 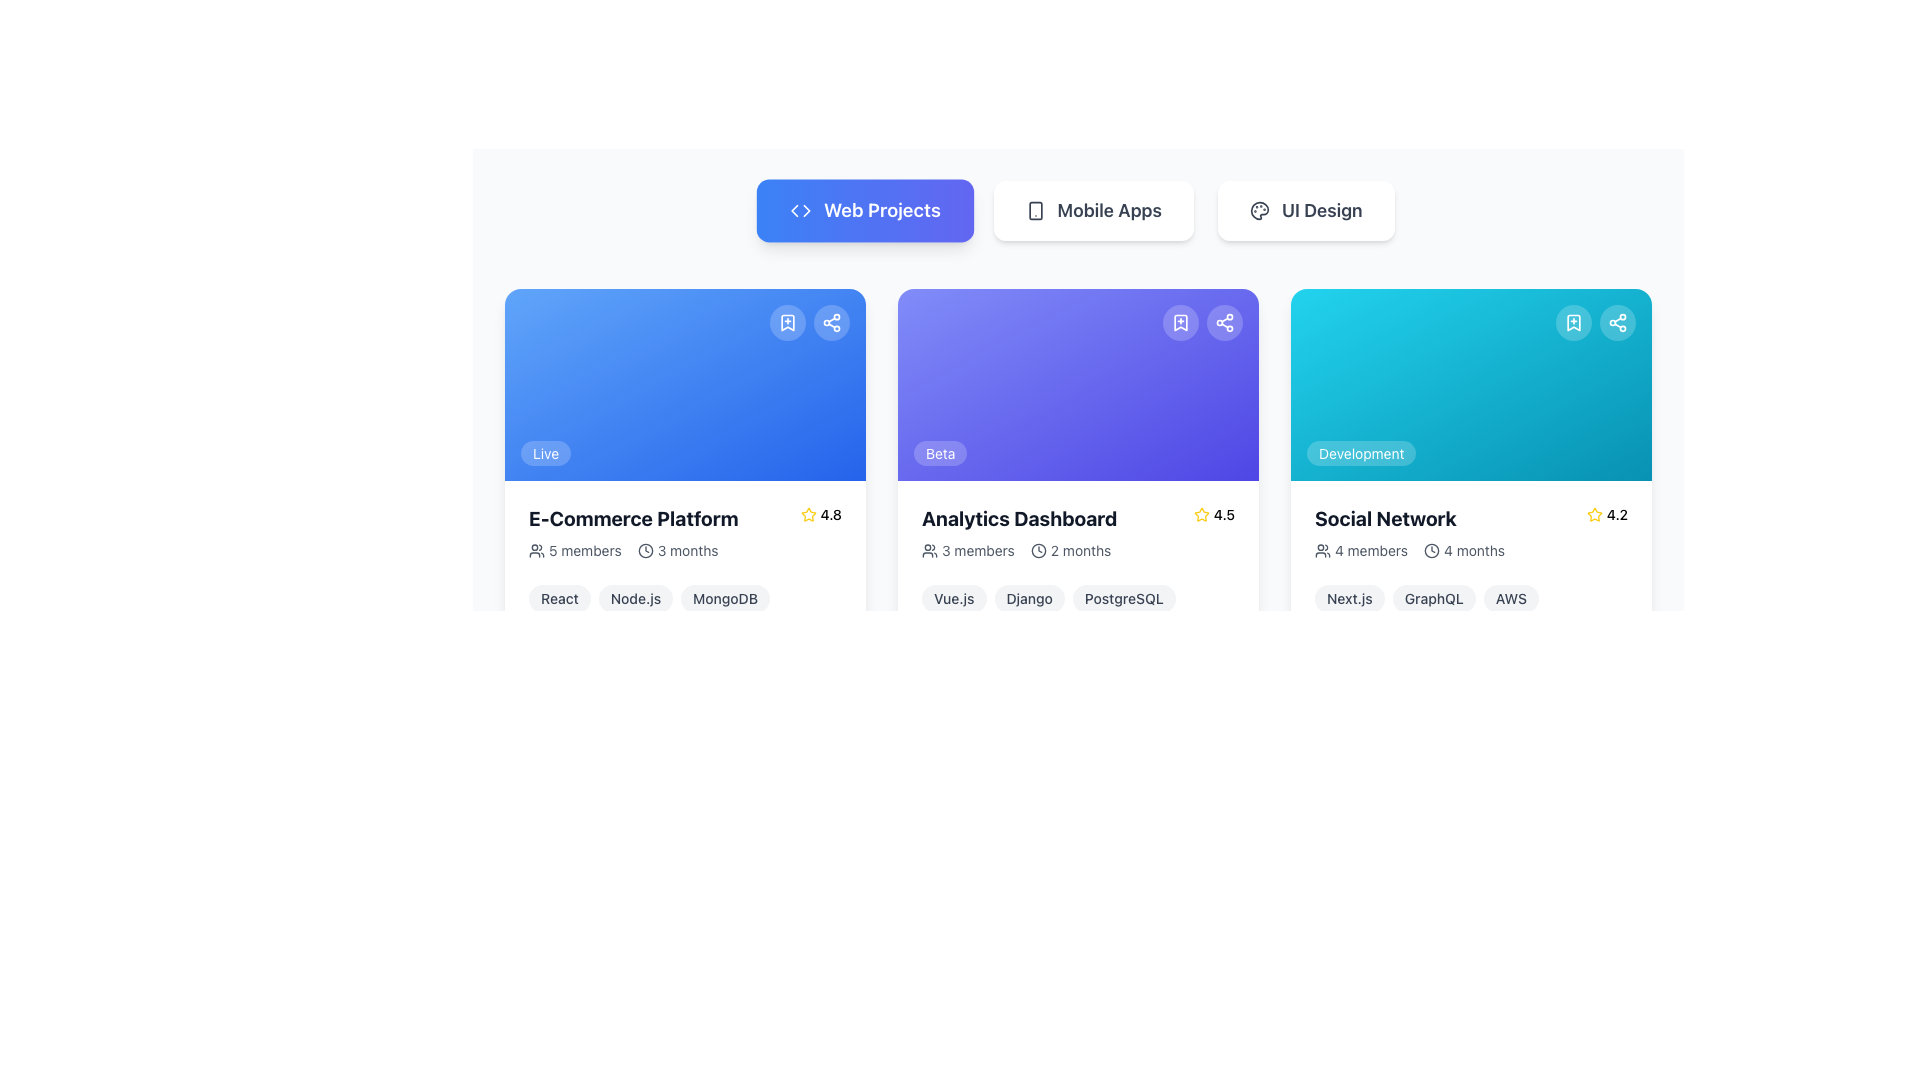 What do you see at coordinates (794, 211) in the screenshot?
I see `the left arrow icon represented by a polyline in the shape of an '<', which is part of a pair of graphical arrows located near the top left corner of the 'Web Projects' button` at bounding box center [794, 211].